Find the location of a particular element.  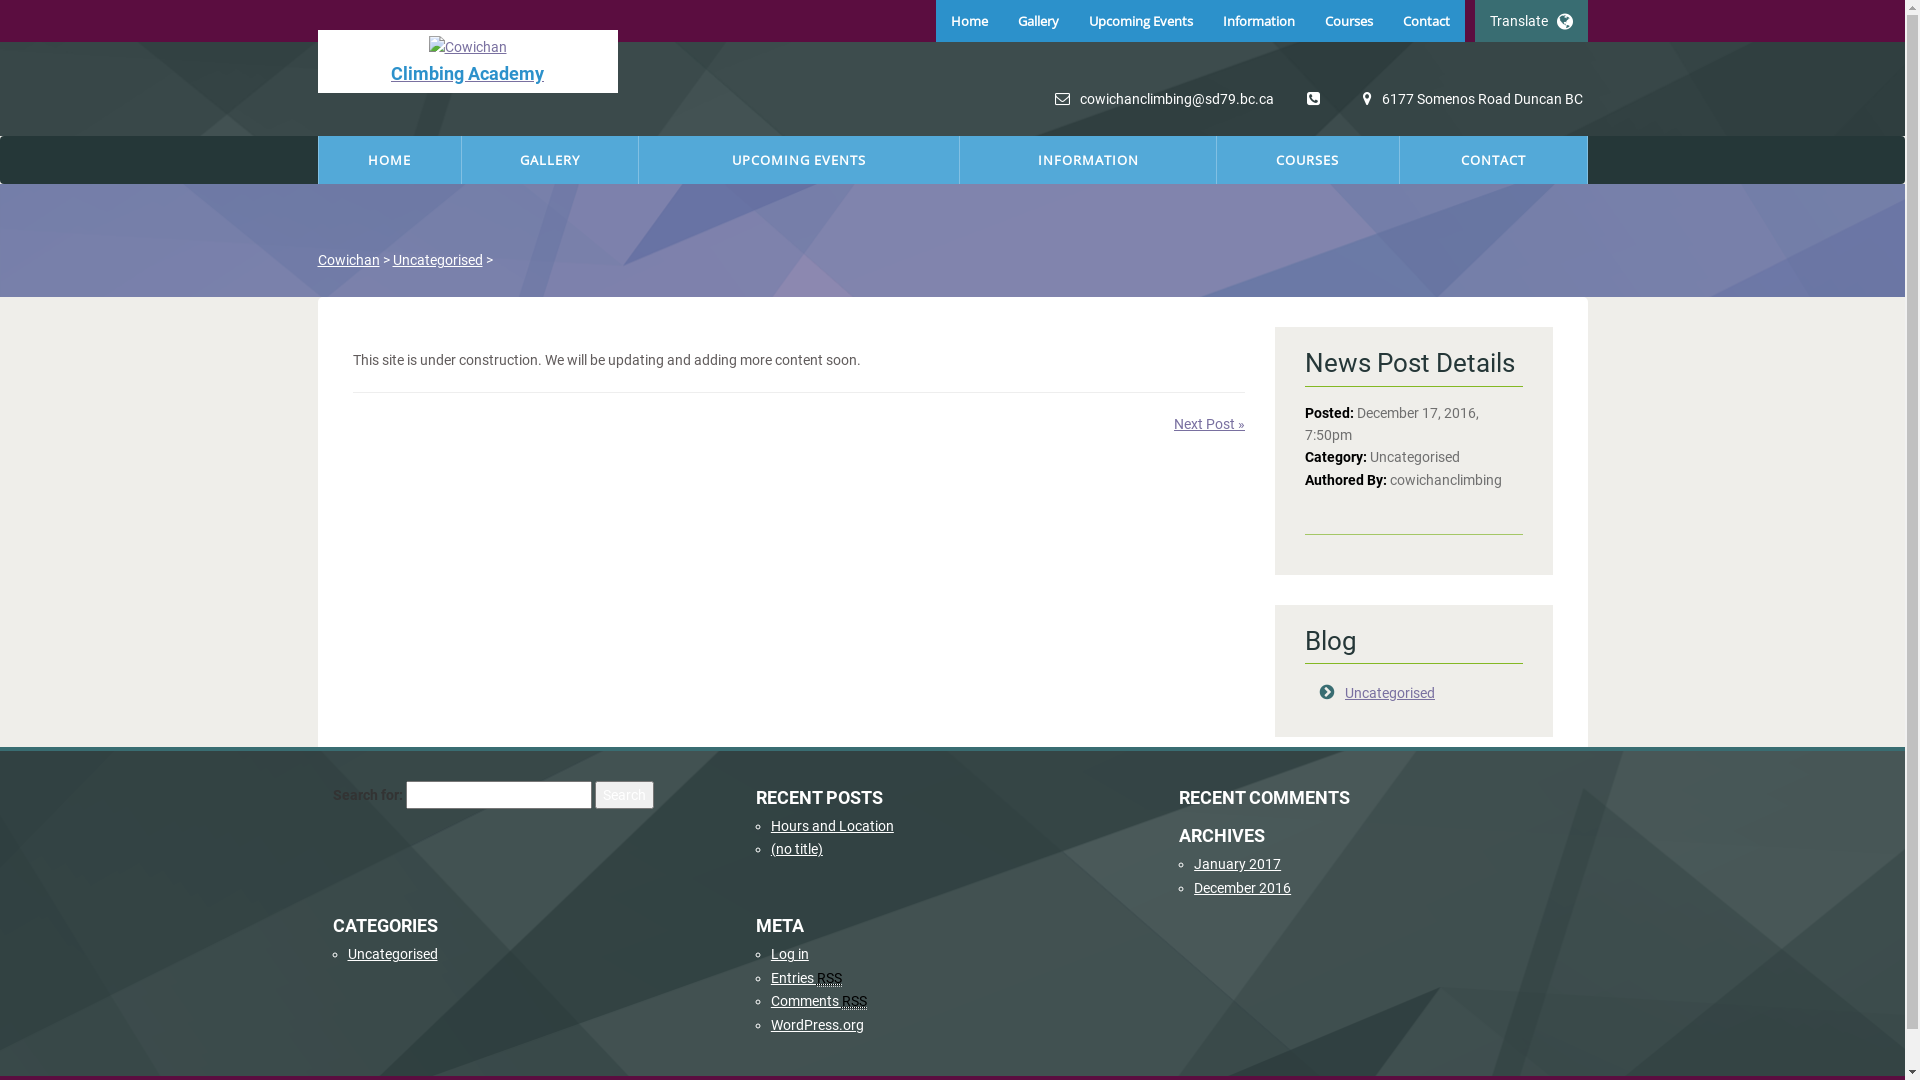

'Cowichan' is located at coordinates (349, 258).